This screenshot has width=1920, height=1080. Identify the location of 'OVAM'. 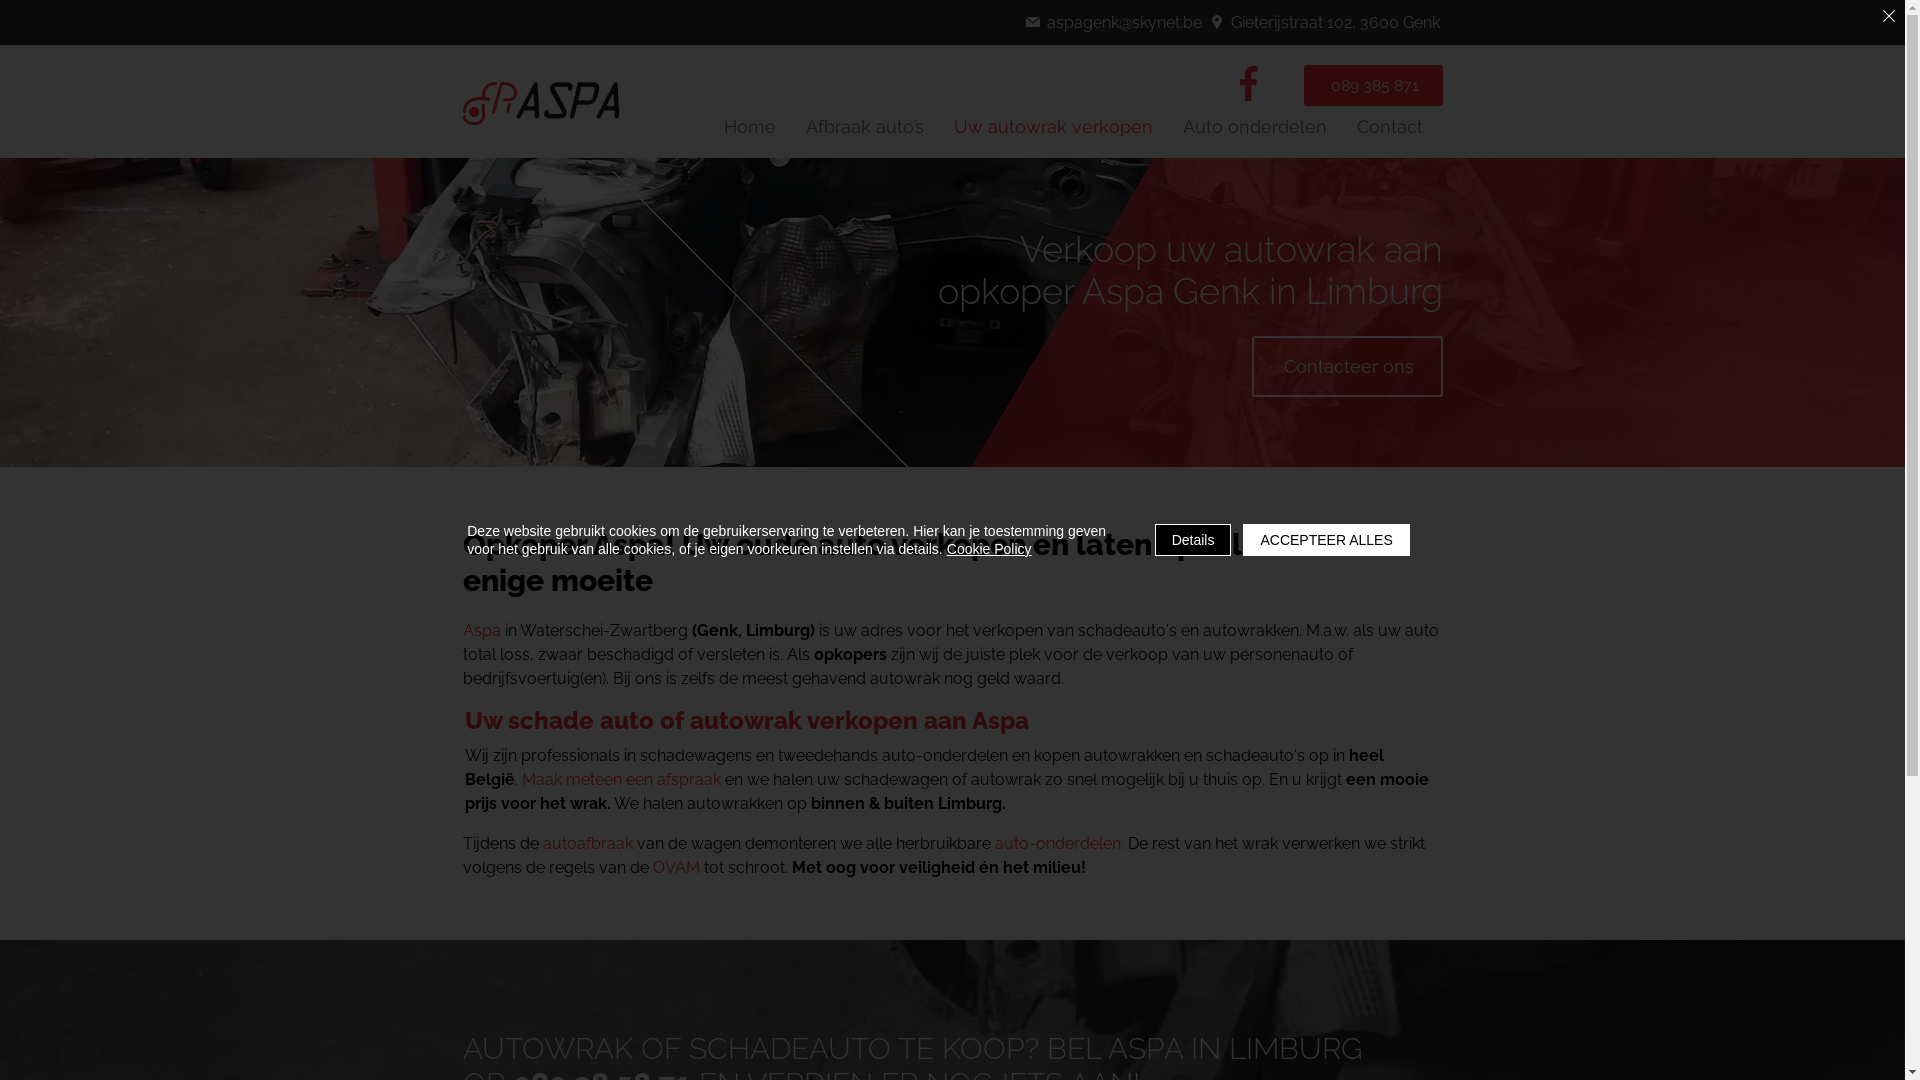
(675, 866).